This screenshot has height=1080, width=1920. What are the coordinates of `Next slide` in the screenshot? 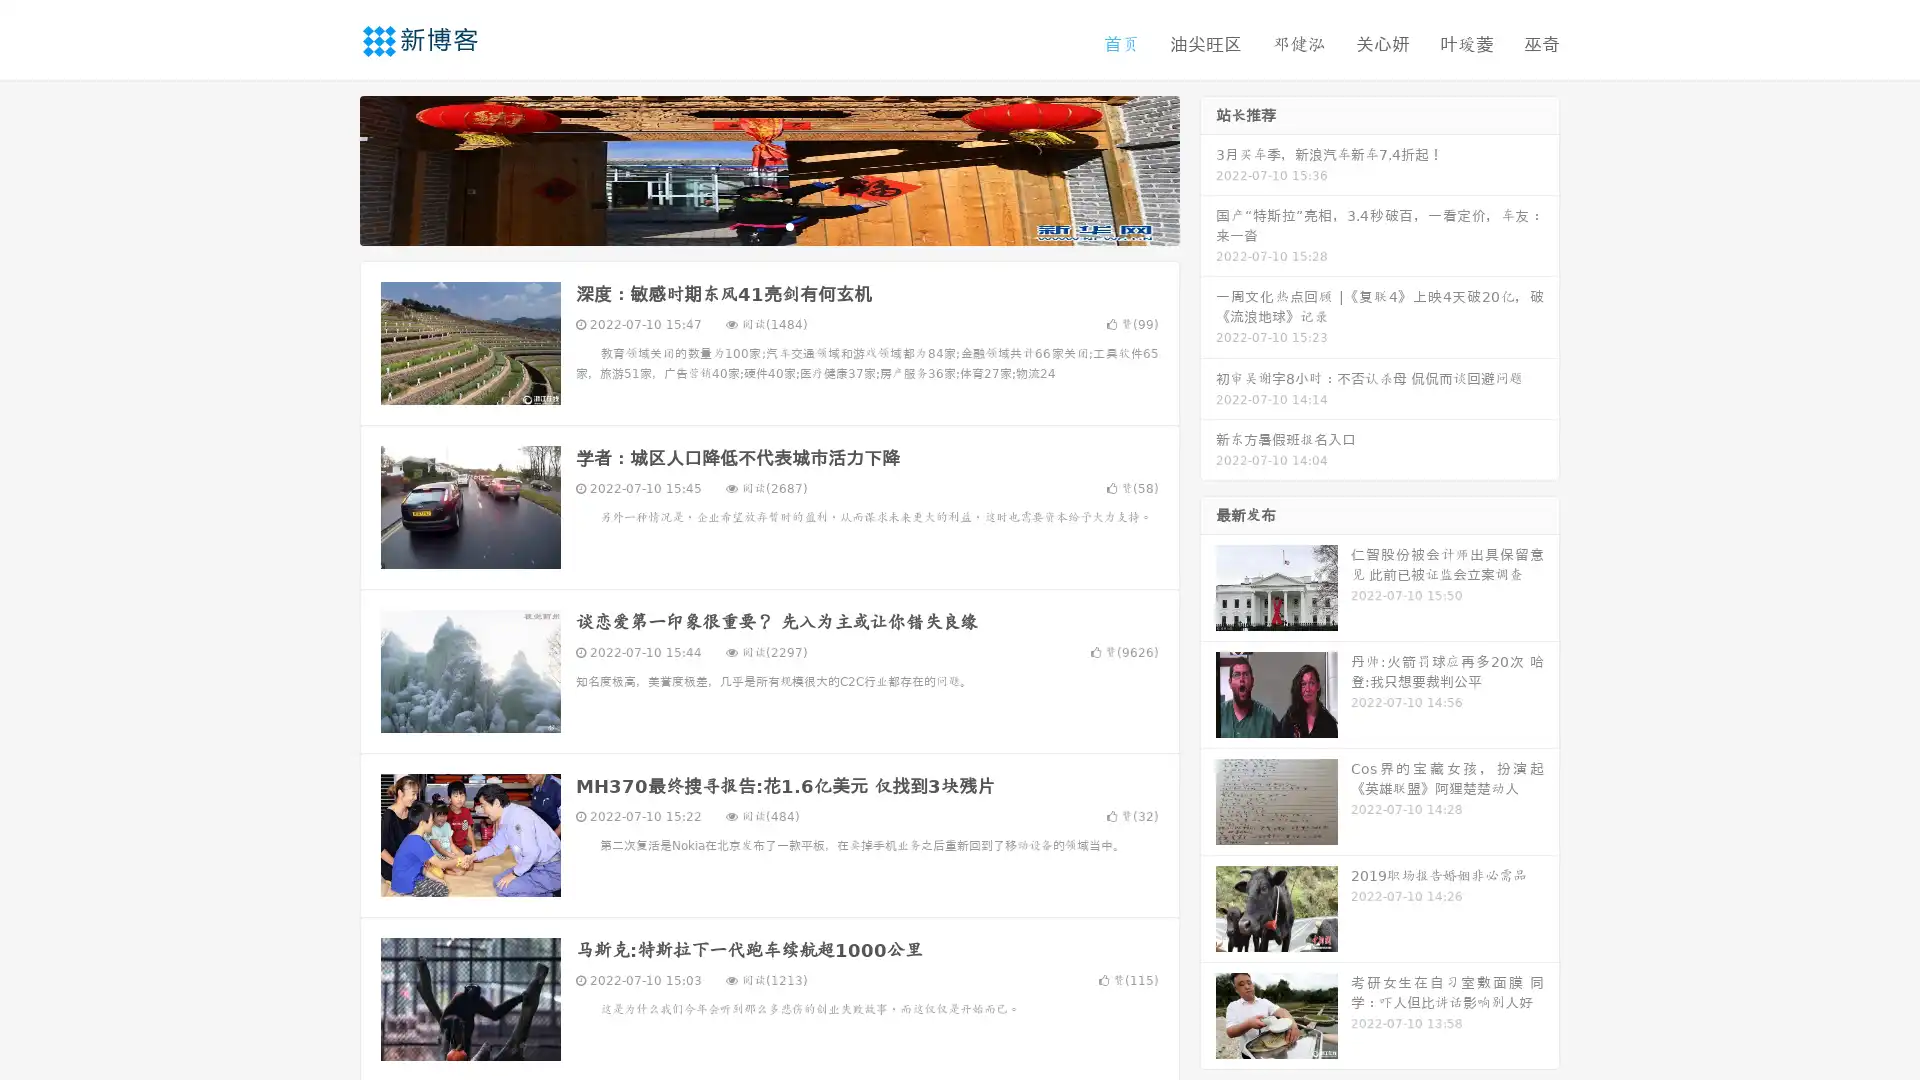 It's located at (1208, 168).